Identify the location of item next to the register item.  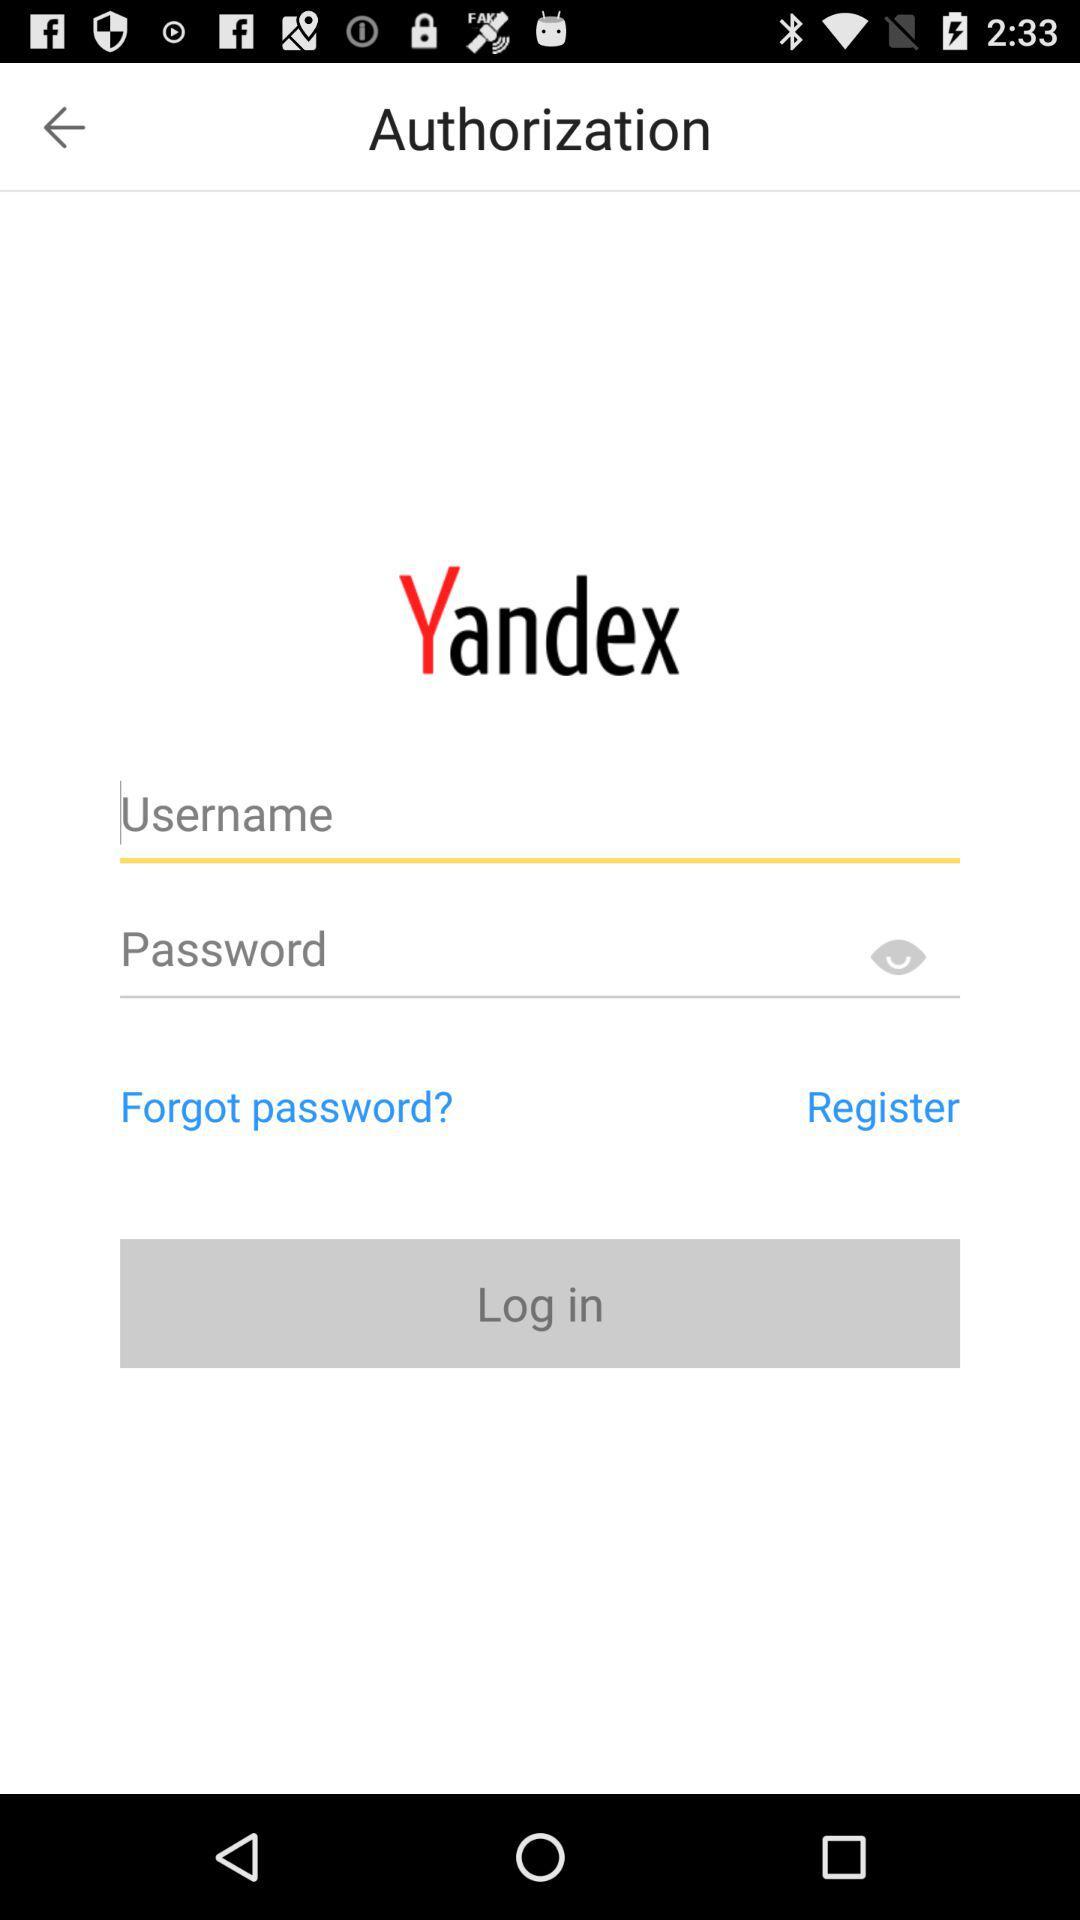
(371, 1104).